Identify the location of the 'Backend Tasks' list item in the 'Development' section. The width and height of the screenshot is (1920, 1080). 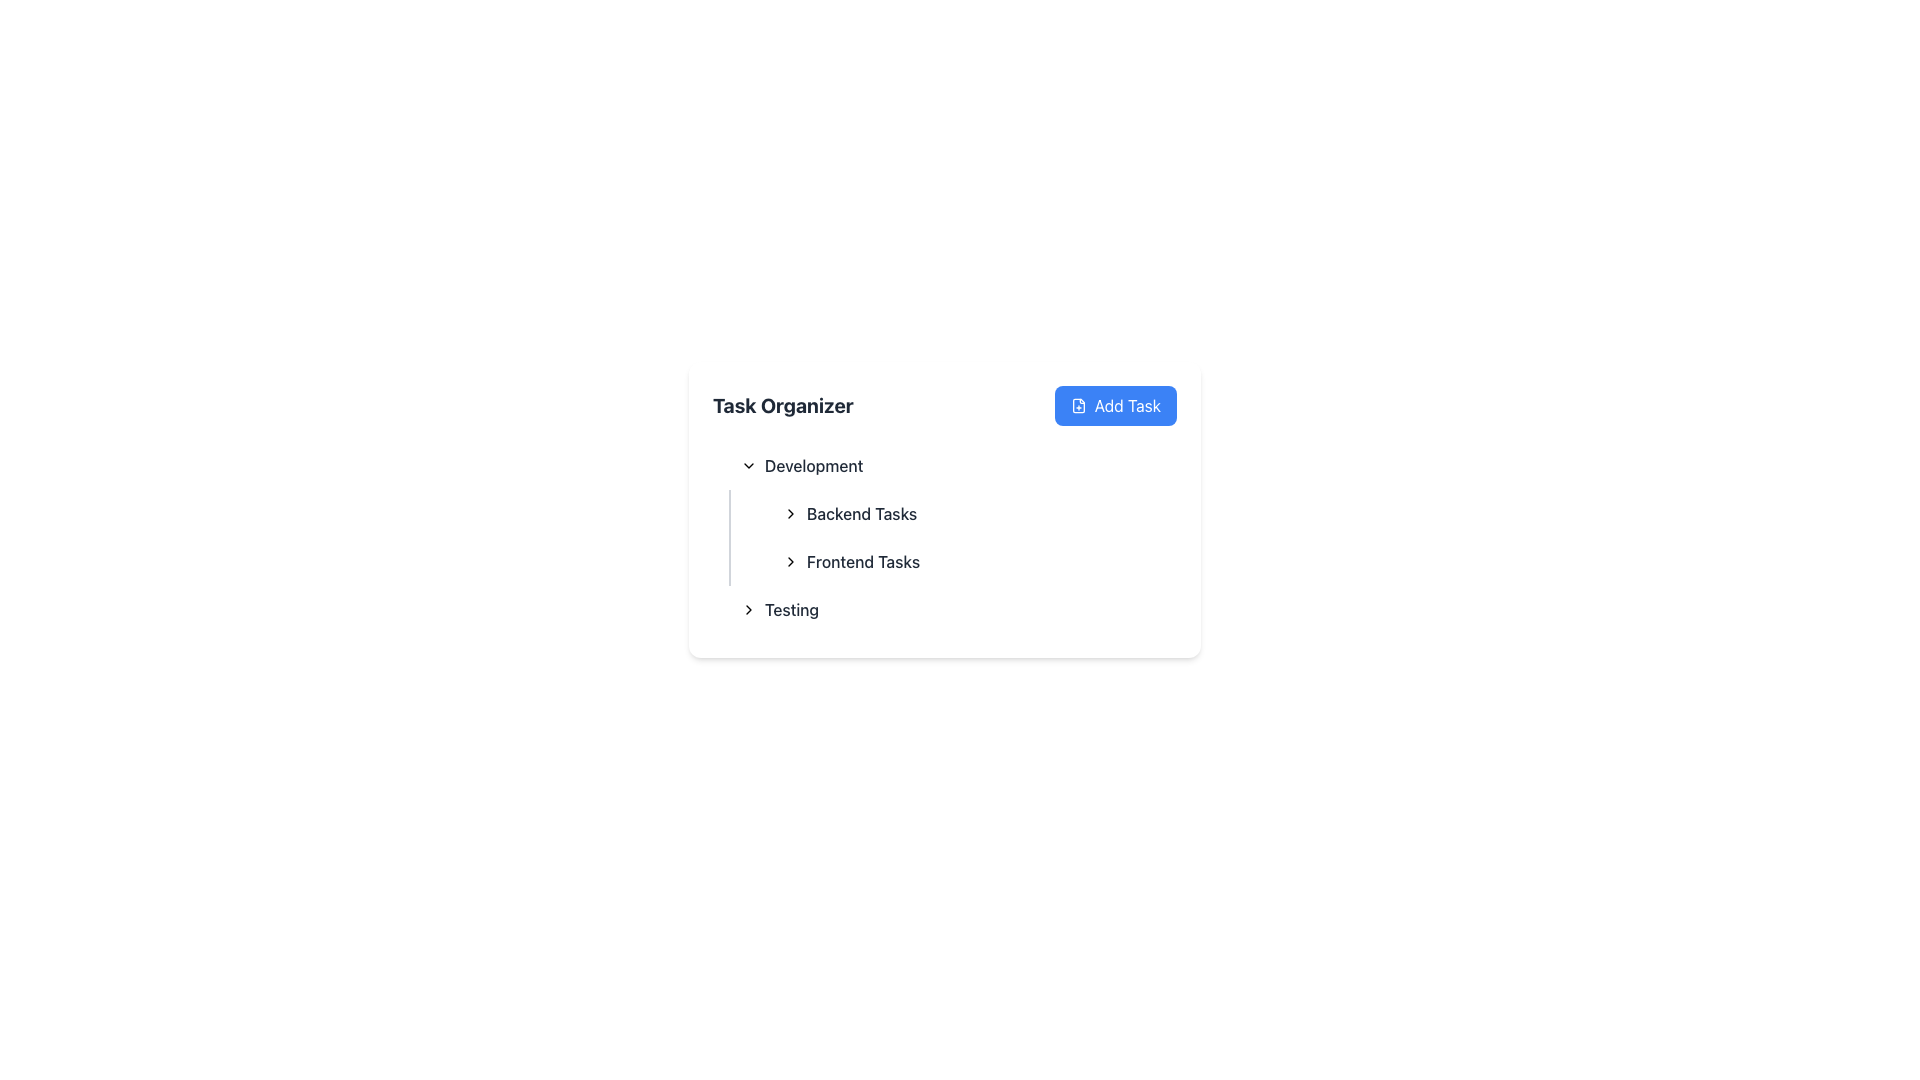
(974, 512).